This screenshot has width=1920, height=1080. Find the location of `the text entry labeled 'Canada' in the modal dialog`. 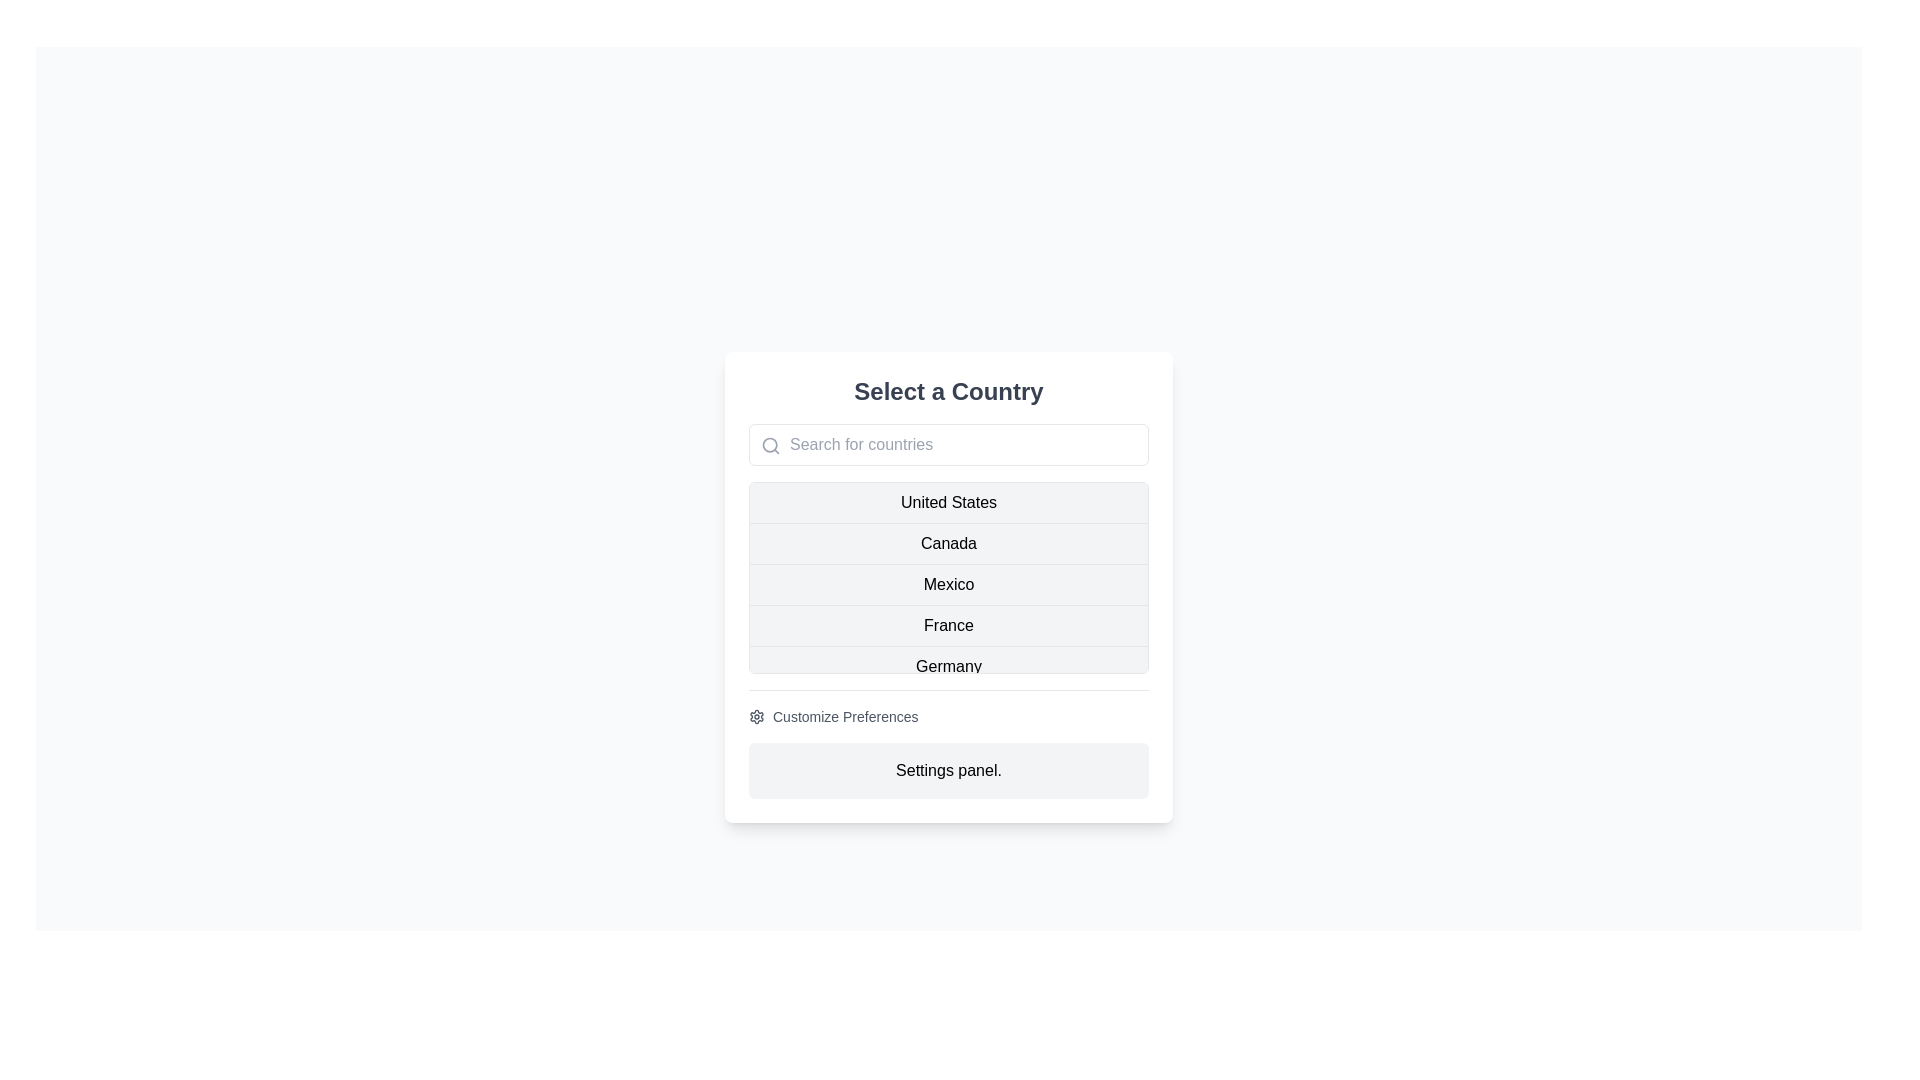

the text entry labeled 'Canada' in the modal dialog is located at coordinates (948, 543).